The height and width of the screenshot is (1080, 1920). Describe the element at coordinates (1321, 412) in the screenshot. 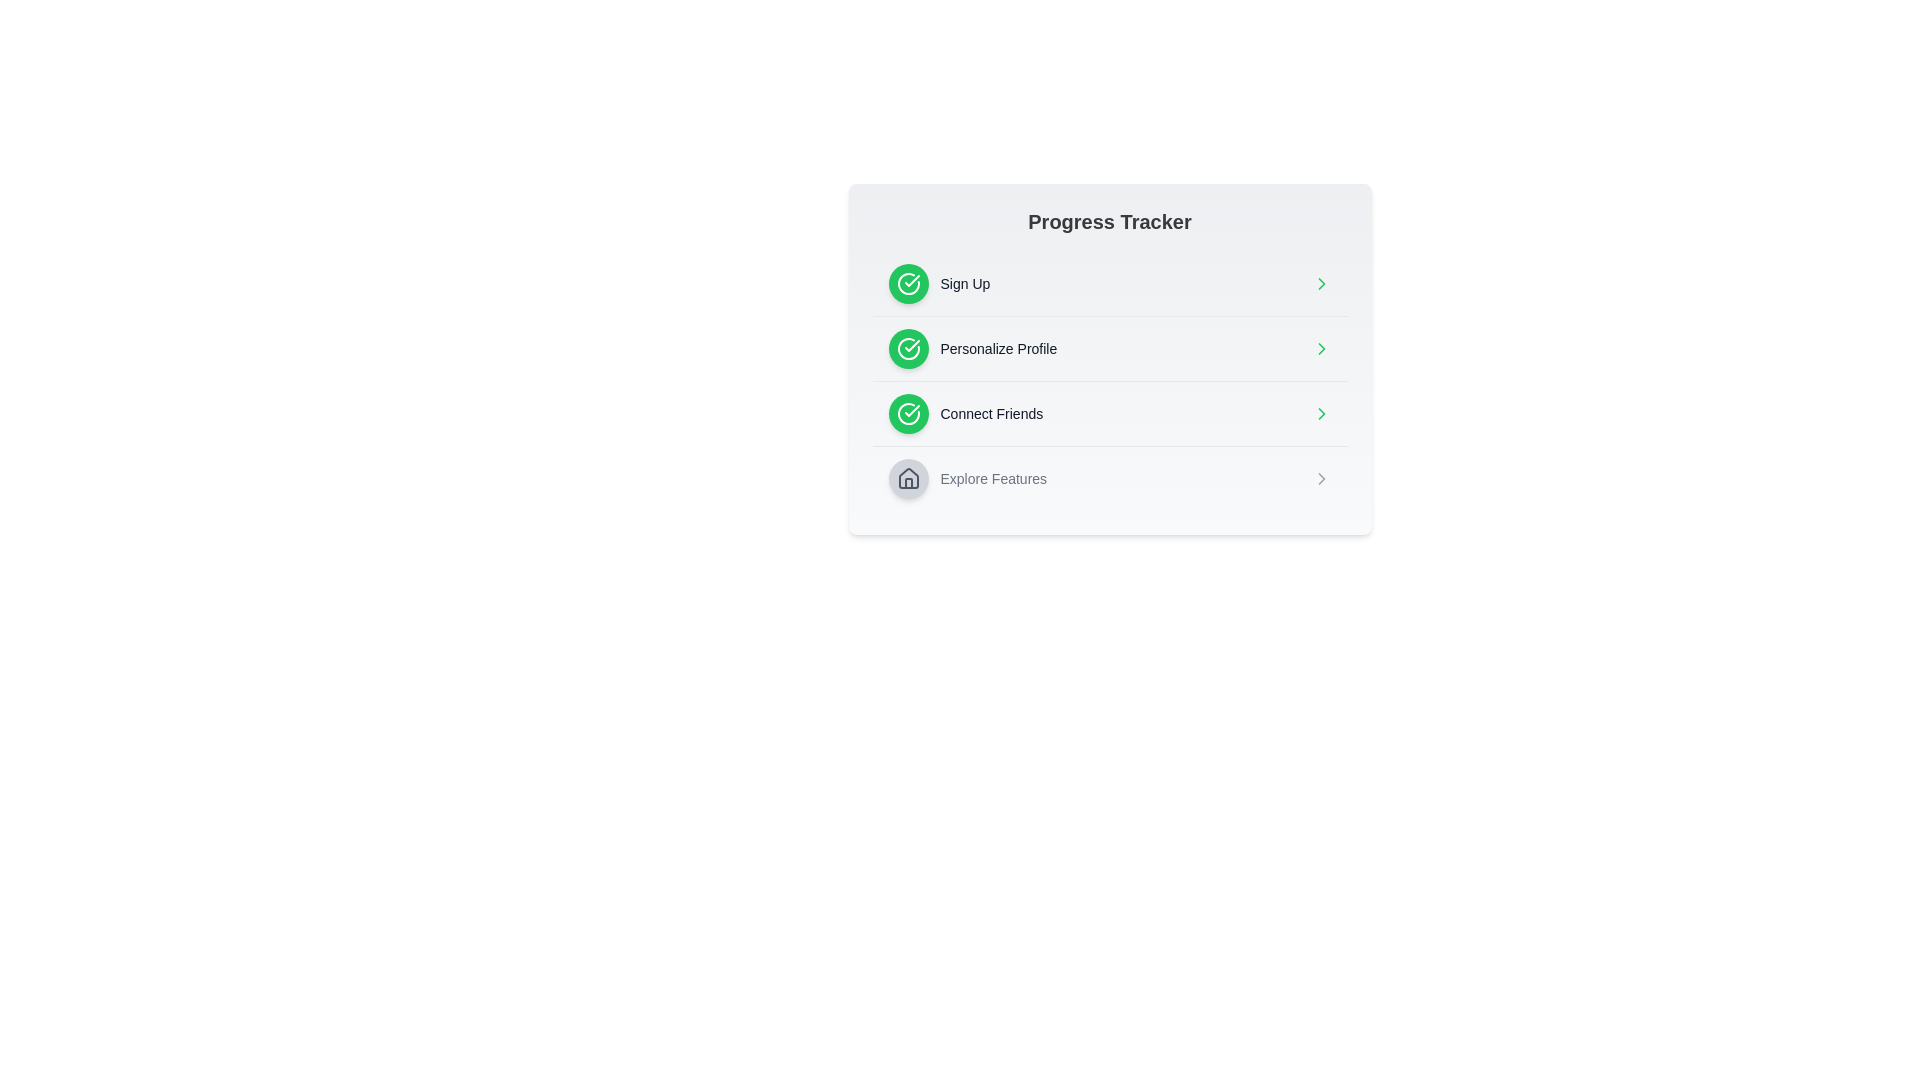

I see `the right-pointing chevron icon within the 'Connect Friends' entry of the progress tracker interface` at that location.